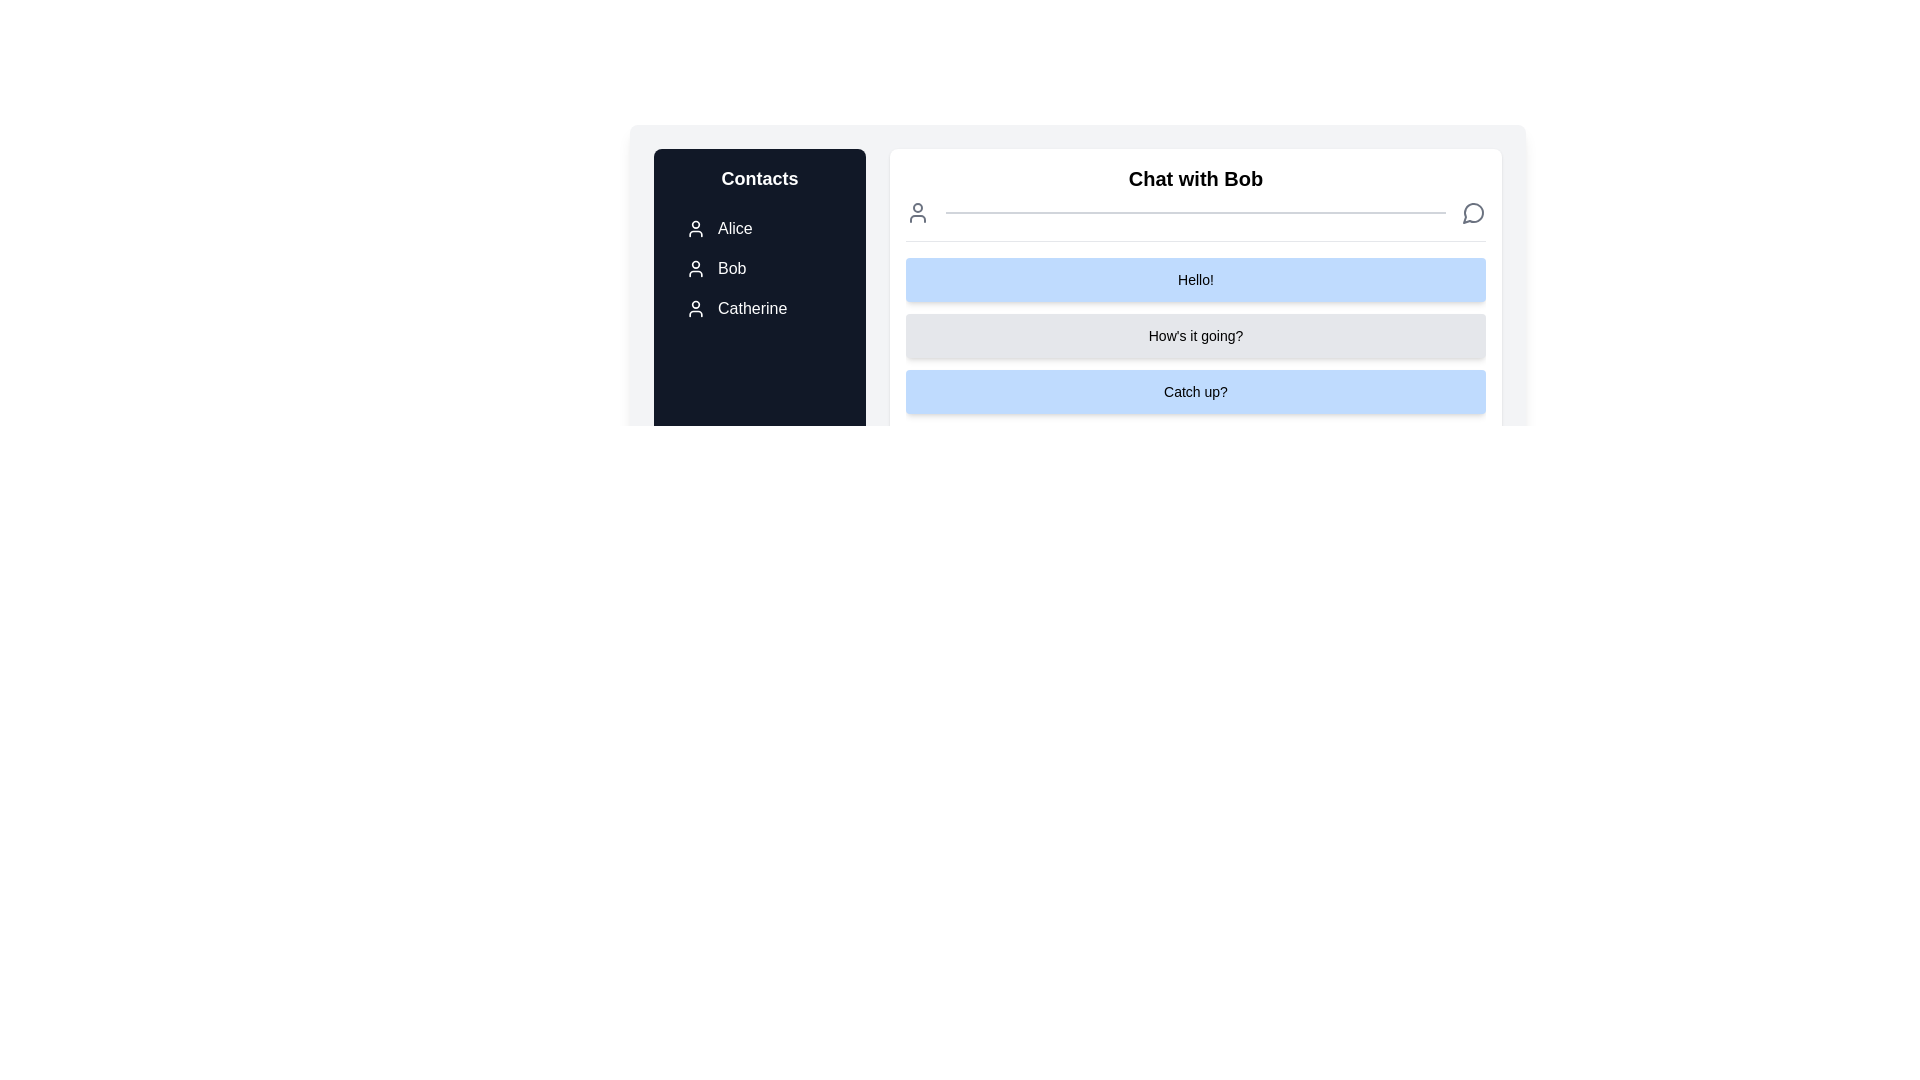 This screenshot has width=1920, height=1080. I want to click on the text messages within the chat window for the contact 'Bob' to interact with them, so click(1195, 335).